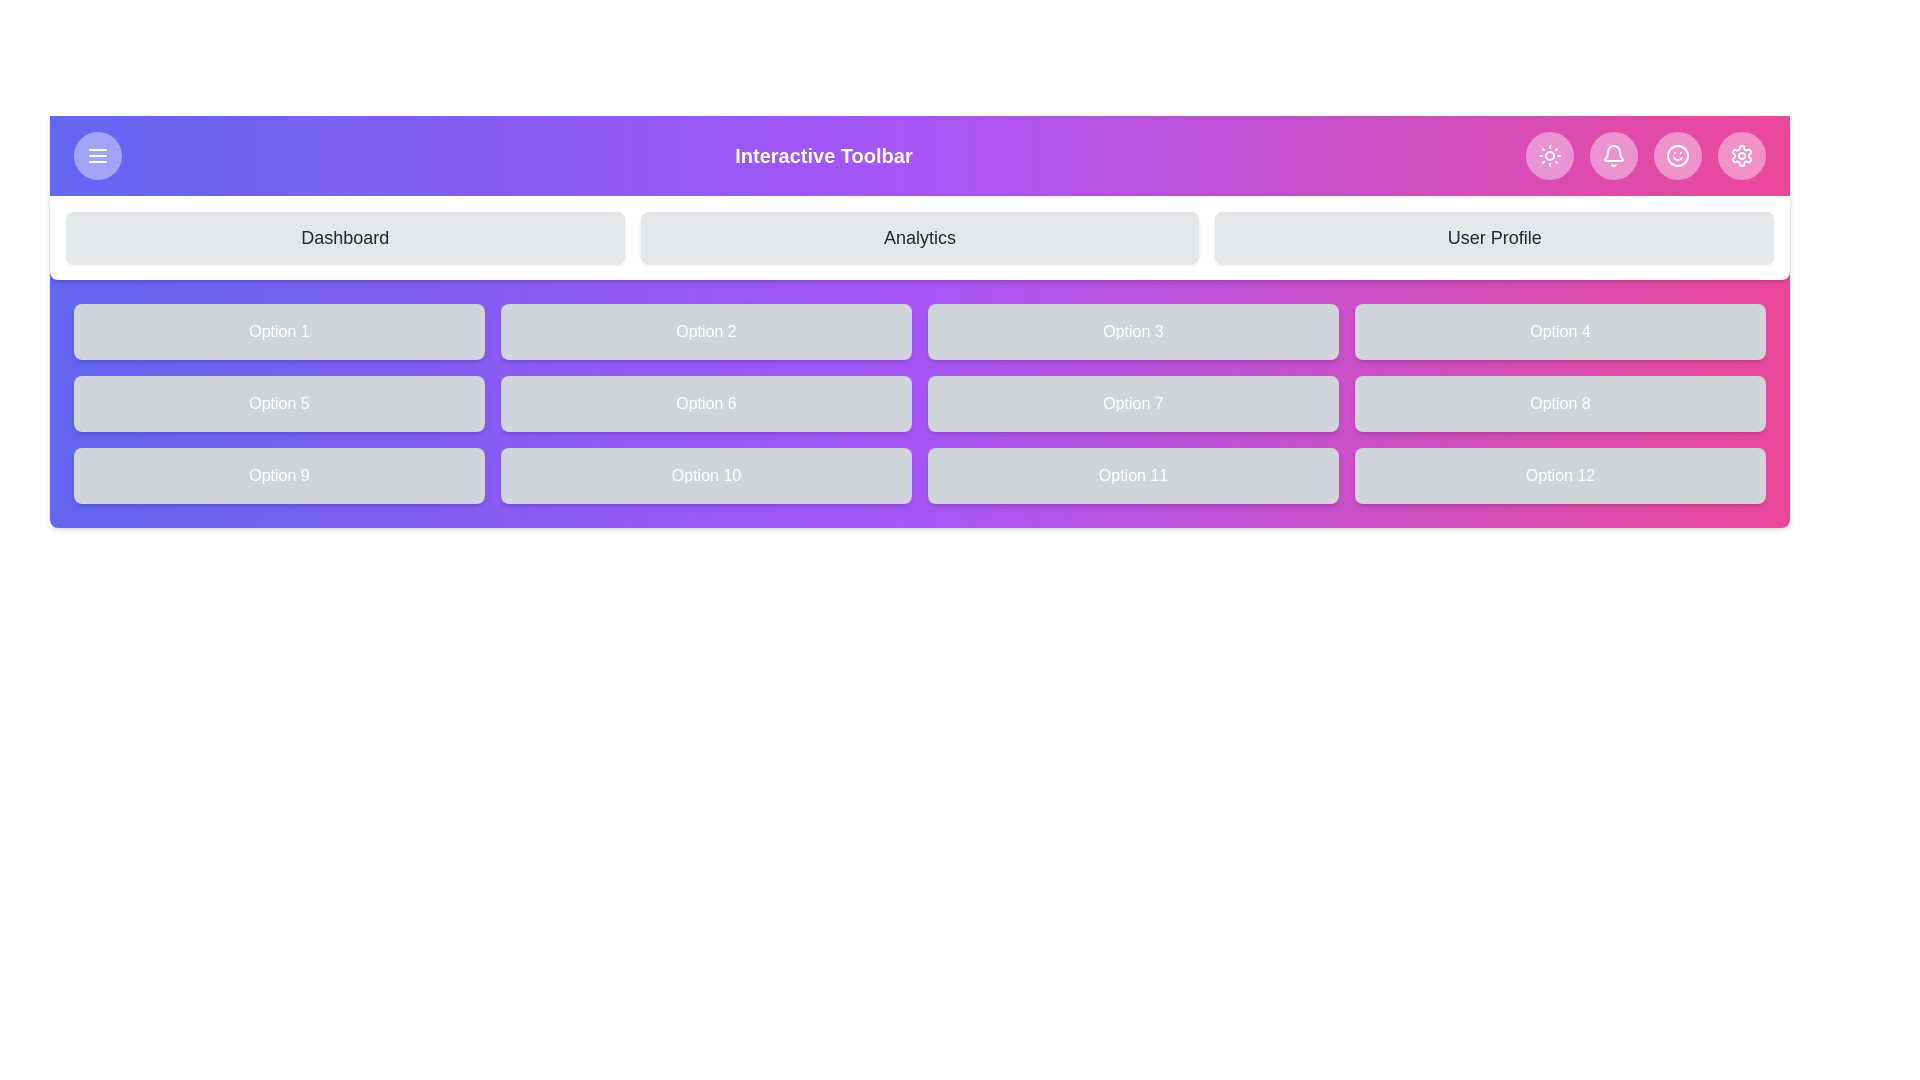 The height and width of the screenshot is (1080, 1920). What do you see at coordinates (1549, 154) in the screenshot?
I see `the Sun icon in the navigation bar` at bounding box center [1549, 154].